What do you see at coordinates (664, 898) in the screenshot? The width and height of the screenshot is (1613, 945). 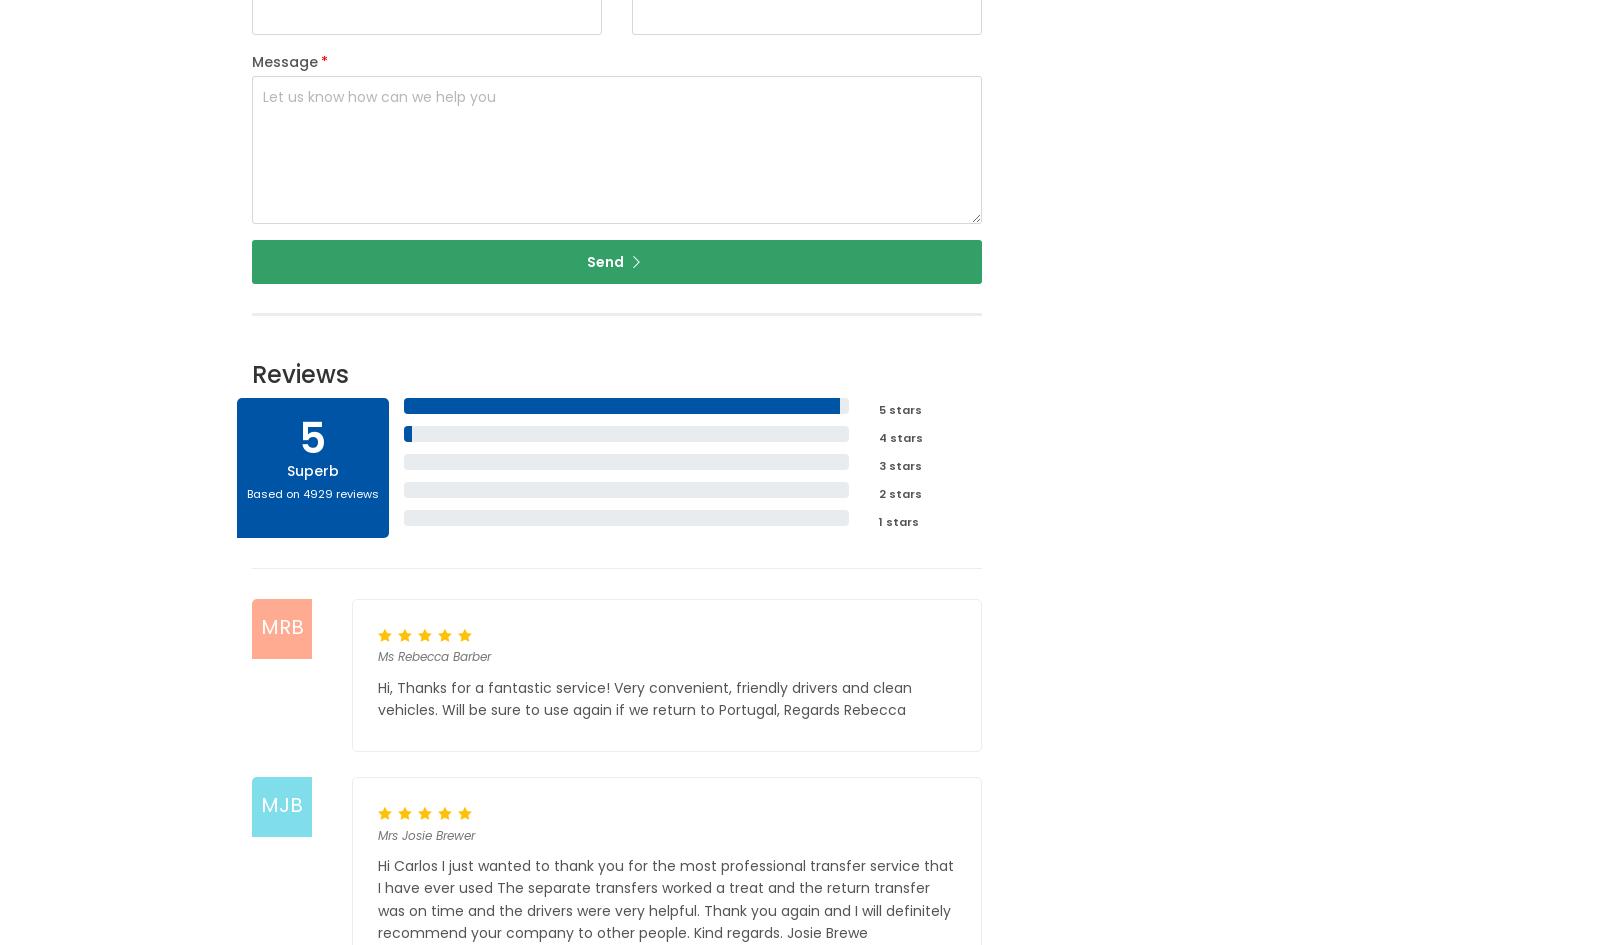 I see `'Hi Carlos
I just wanted to thank you for the most professional transfer service that I have ever used
The separate transfers worked a treat and the return transfer was on time and the drivers were very helpful.
Thank you again and I will definitely recommend your company to other people.
Kind regards.
Josie Brewe'` at bounding box center [664, 898].